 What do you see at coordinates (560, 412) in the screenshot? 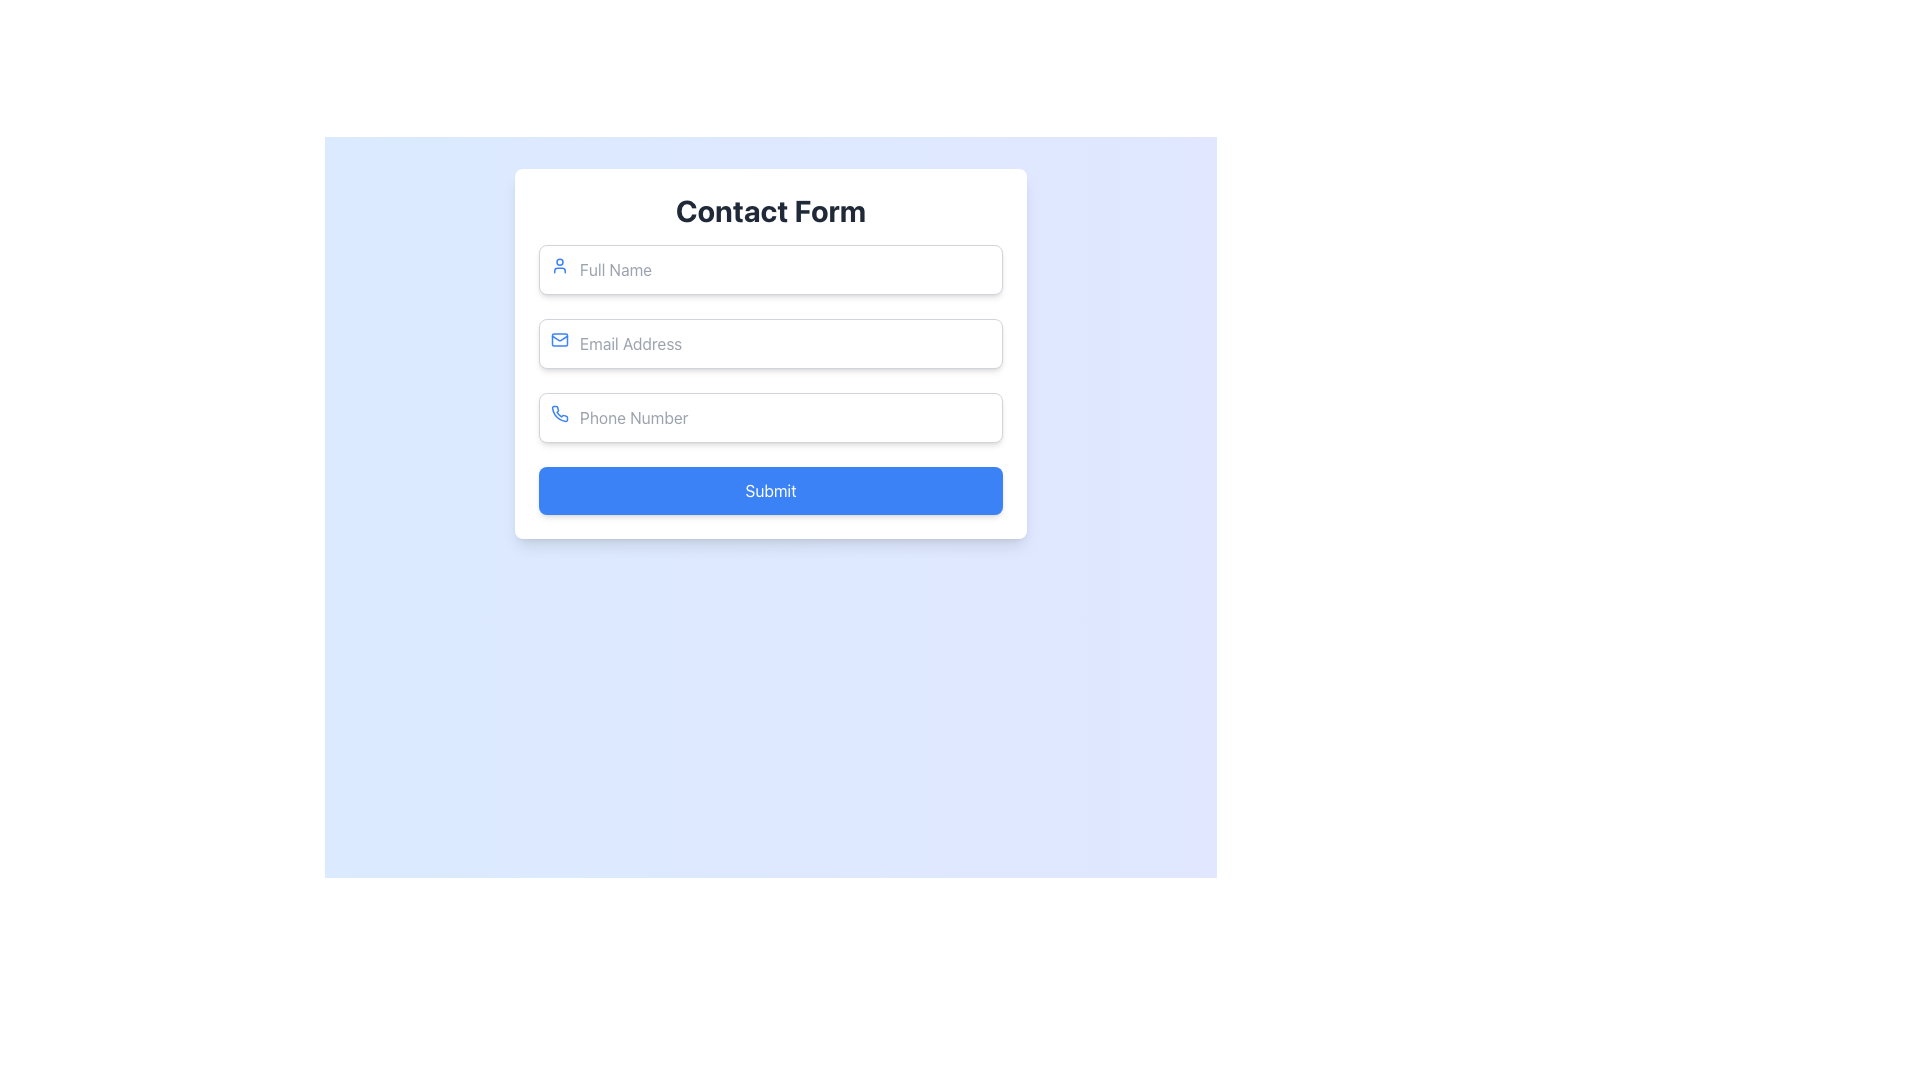
I see `the phone number field icon, which is located near the top-left corner adjacent to the 'Phone Number' input field` at bounding box center [560, 412].